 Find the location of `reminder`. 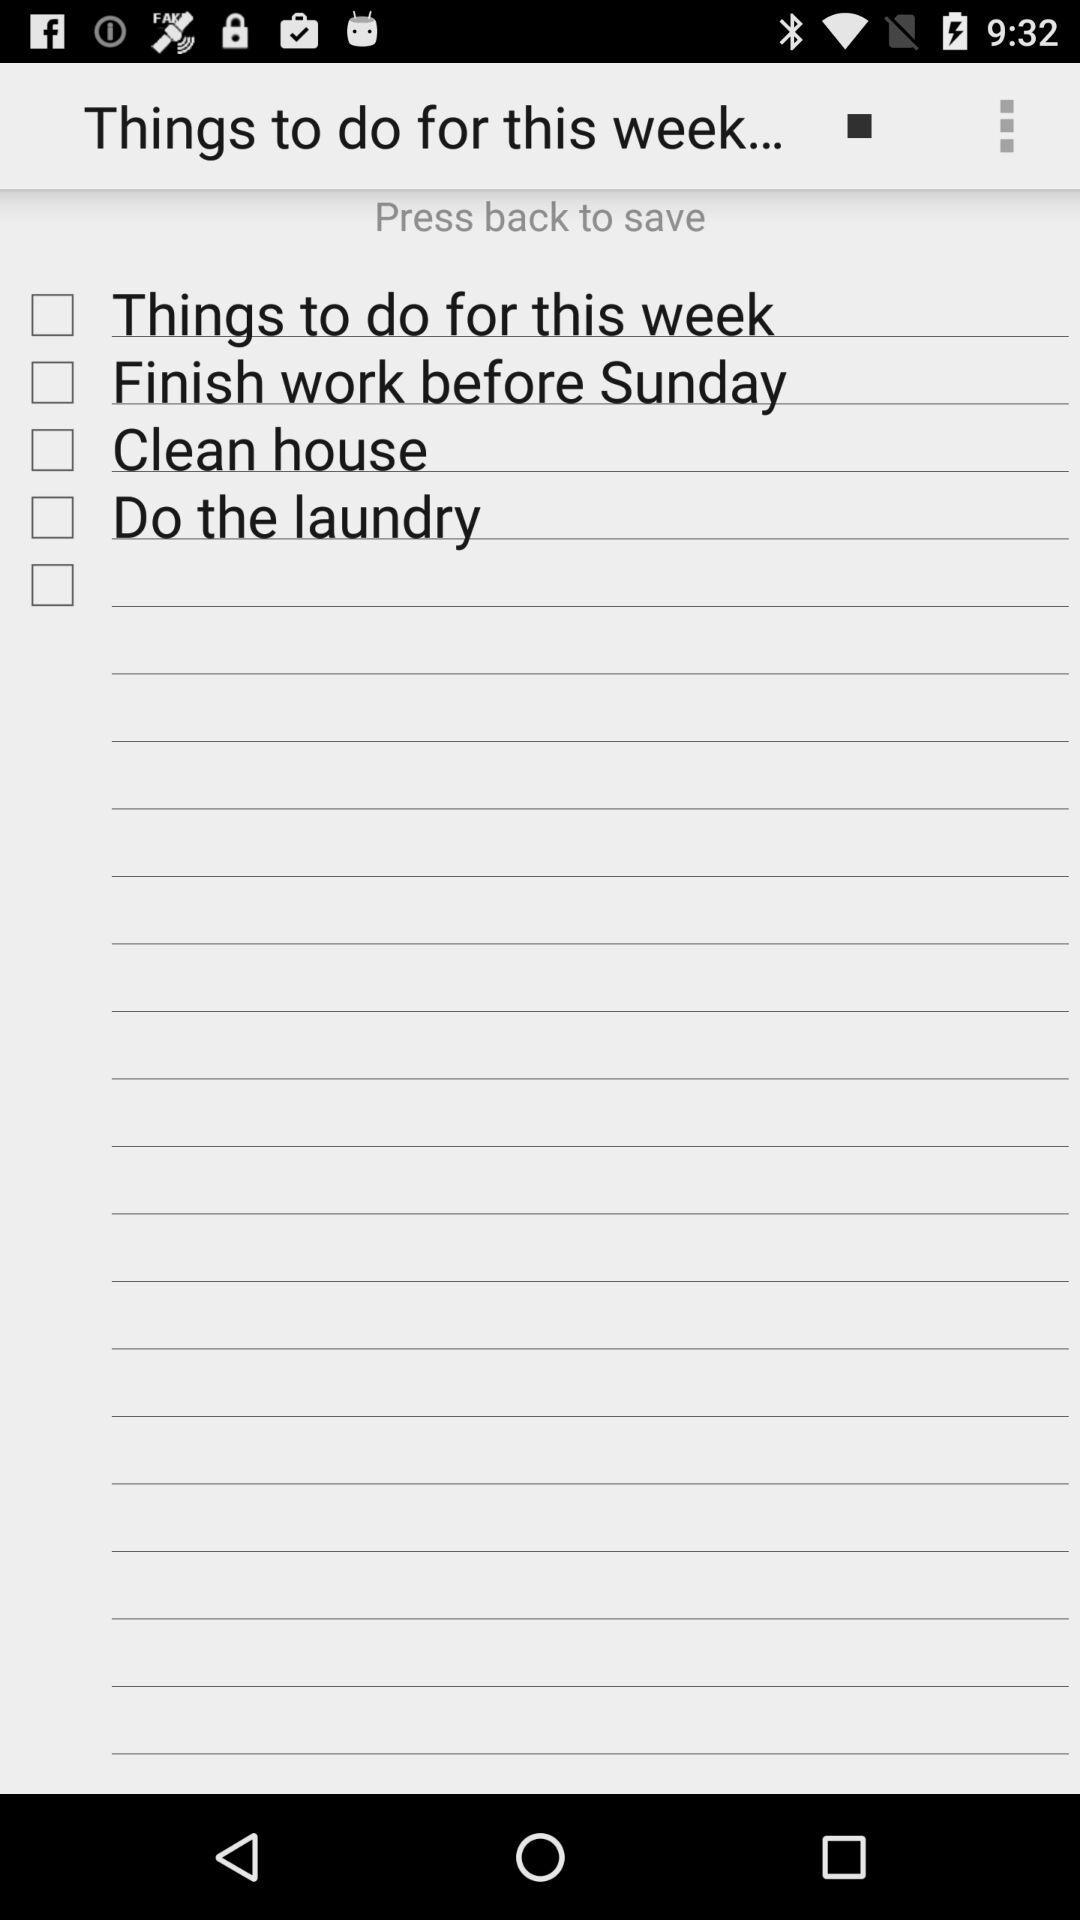

reminder is located at coordinates (46, 584).